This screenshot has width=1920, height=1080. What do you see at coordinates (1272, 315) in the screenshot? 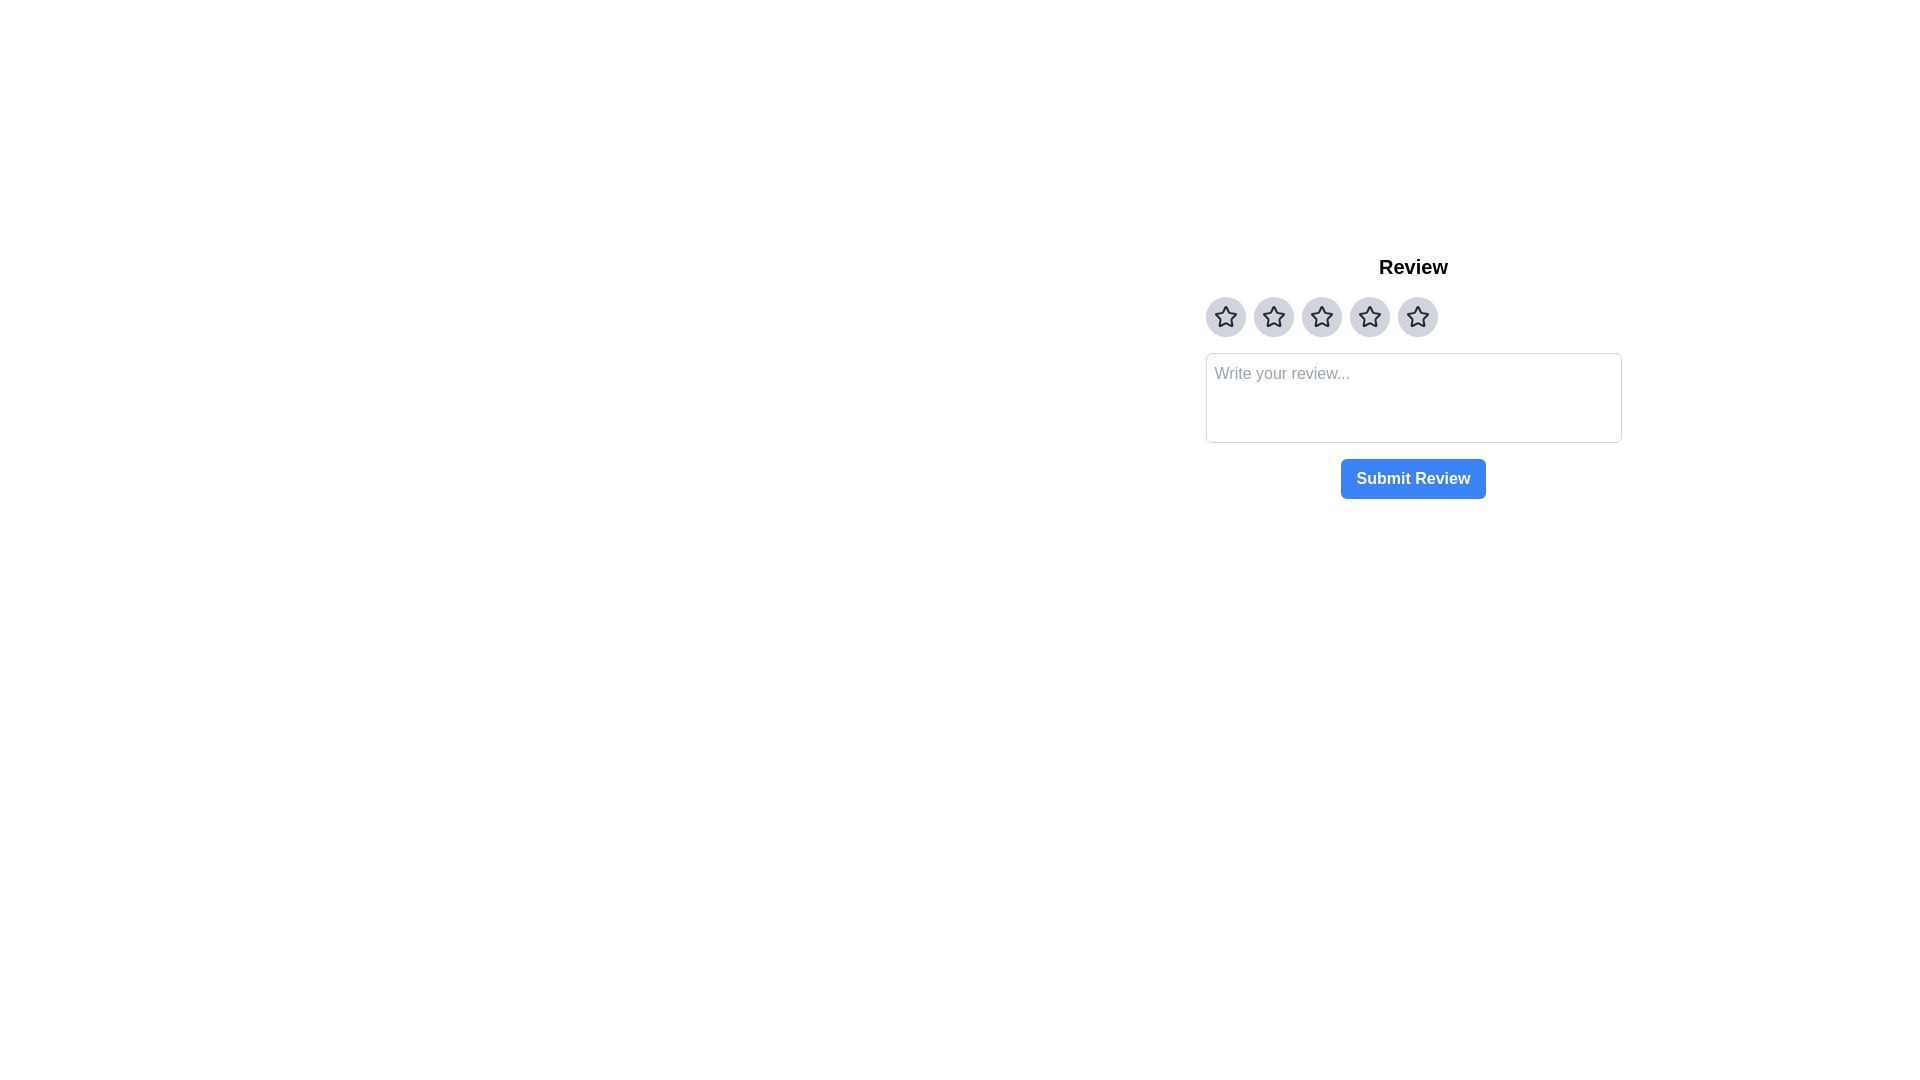
I see `the second star icon in the interactive rating system` at bounding box center [1272, 315].